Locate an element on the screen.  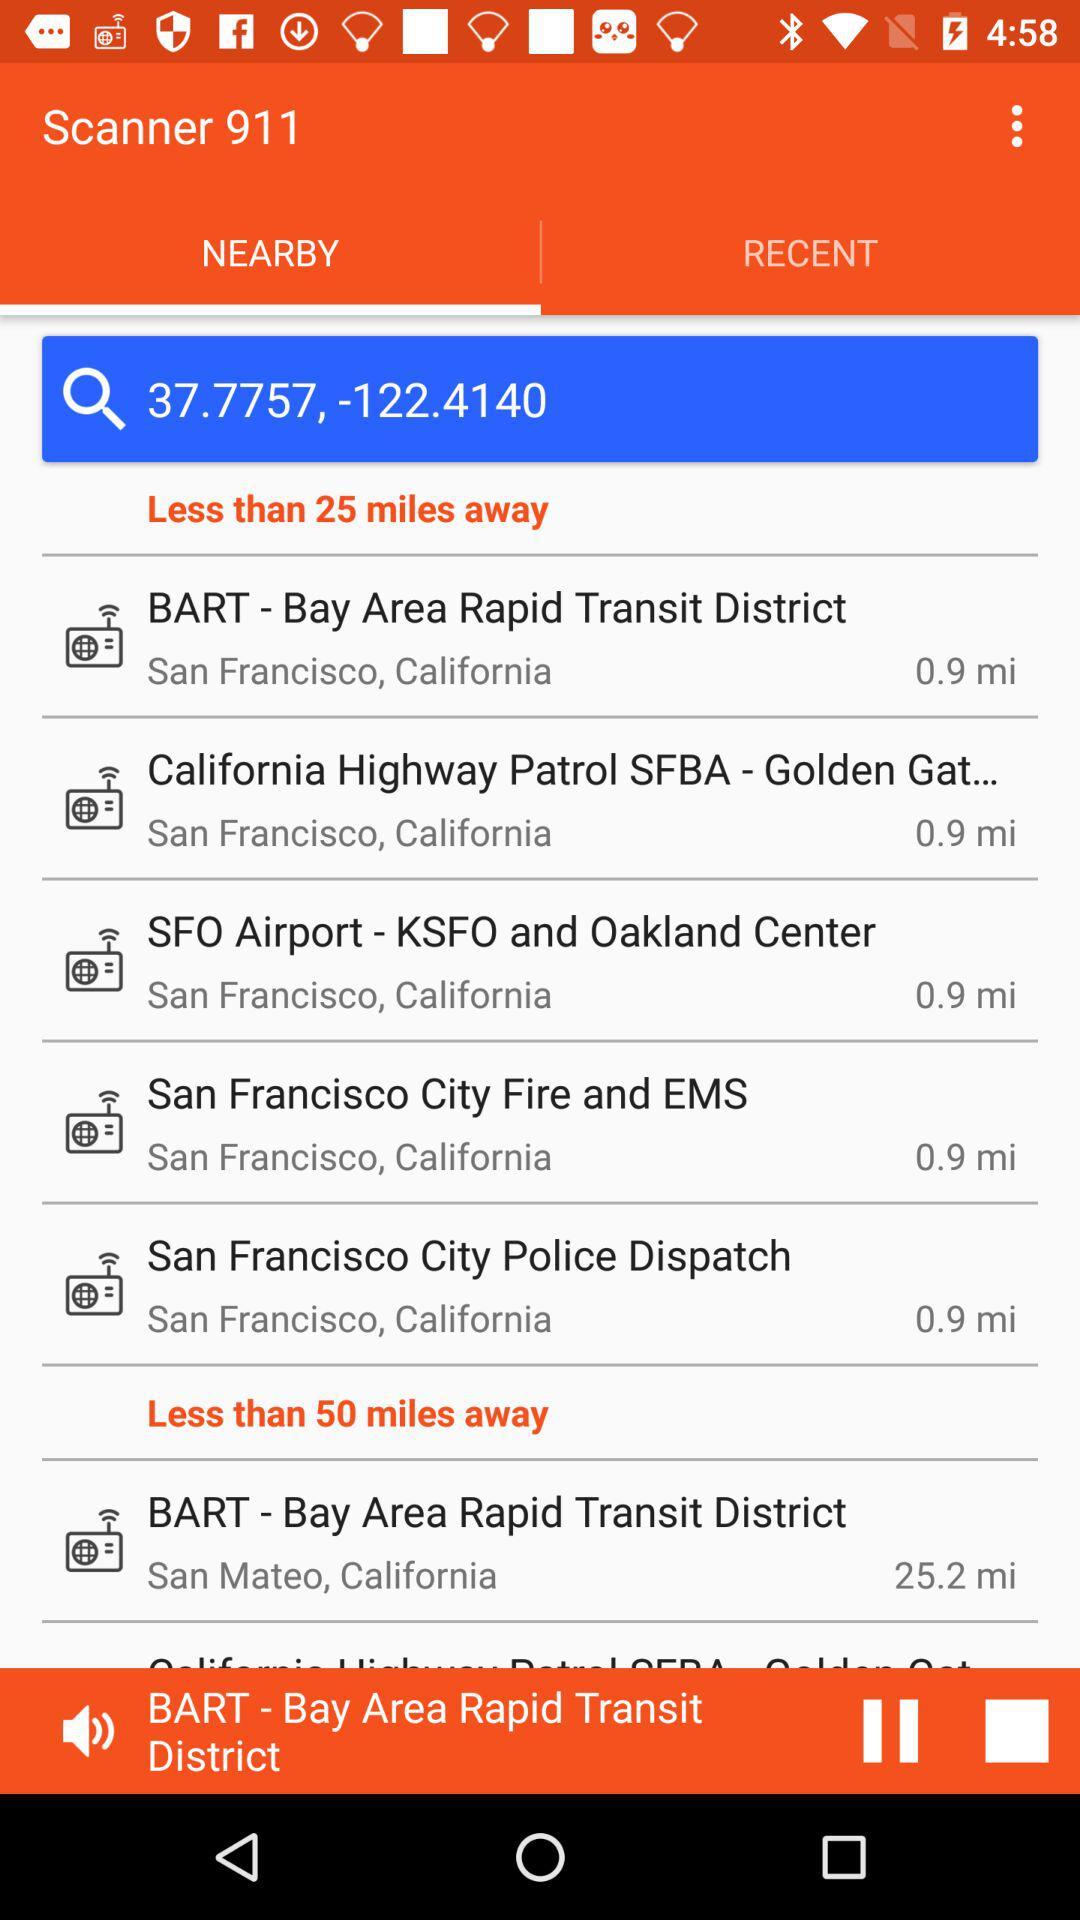
the more icon is located at coordinates (1017, 124).